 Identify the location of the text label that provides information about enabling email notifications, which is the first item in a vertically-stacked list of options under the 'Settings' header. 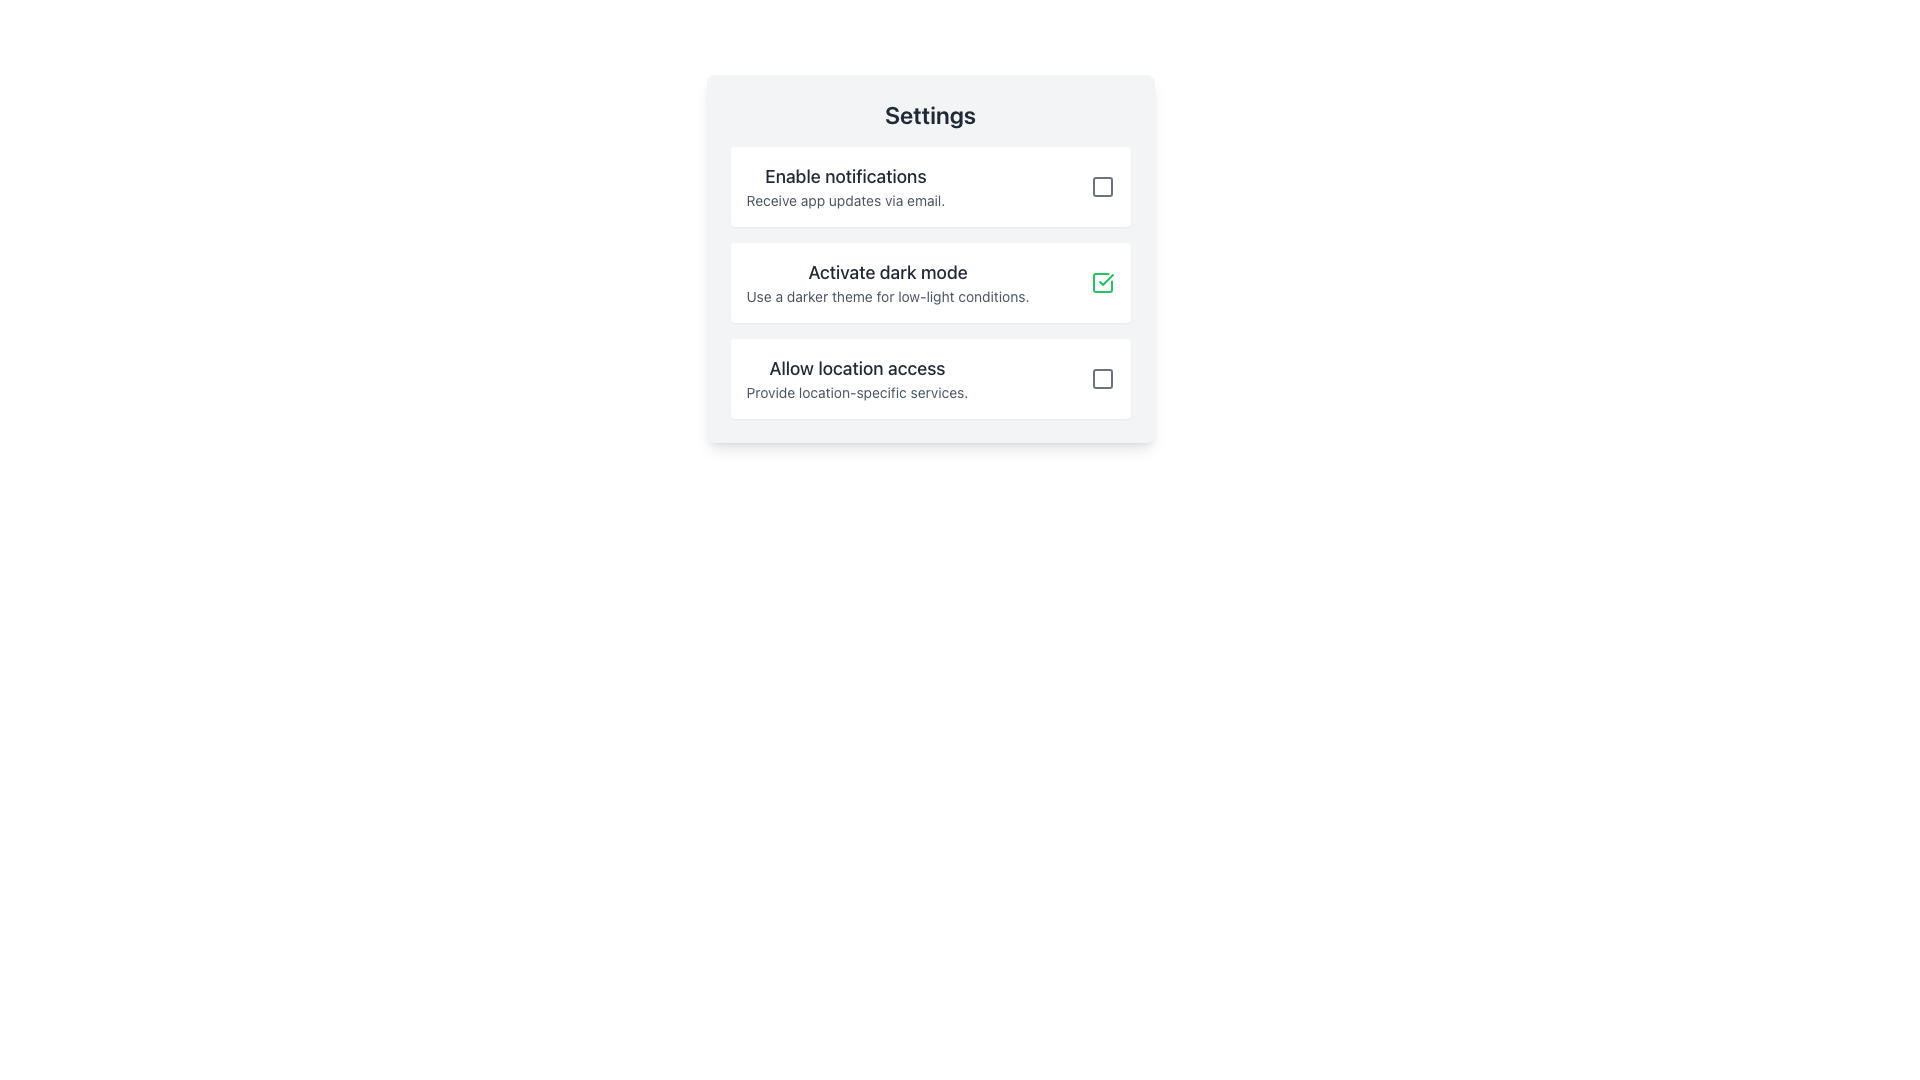
(845, 186).